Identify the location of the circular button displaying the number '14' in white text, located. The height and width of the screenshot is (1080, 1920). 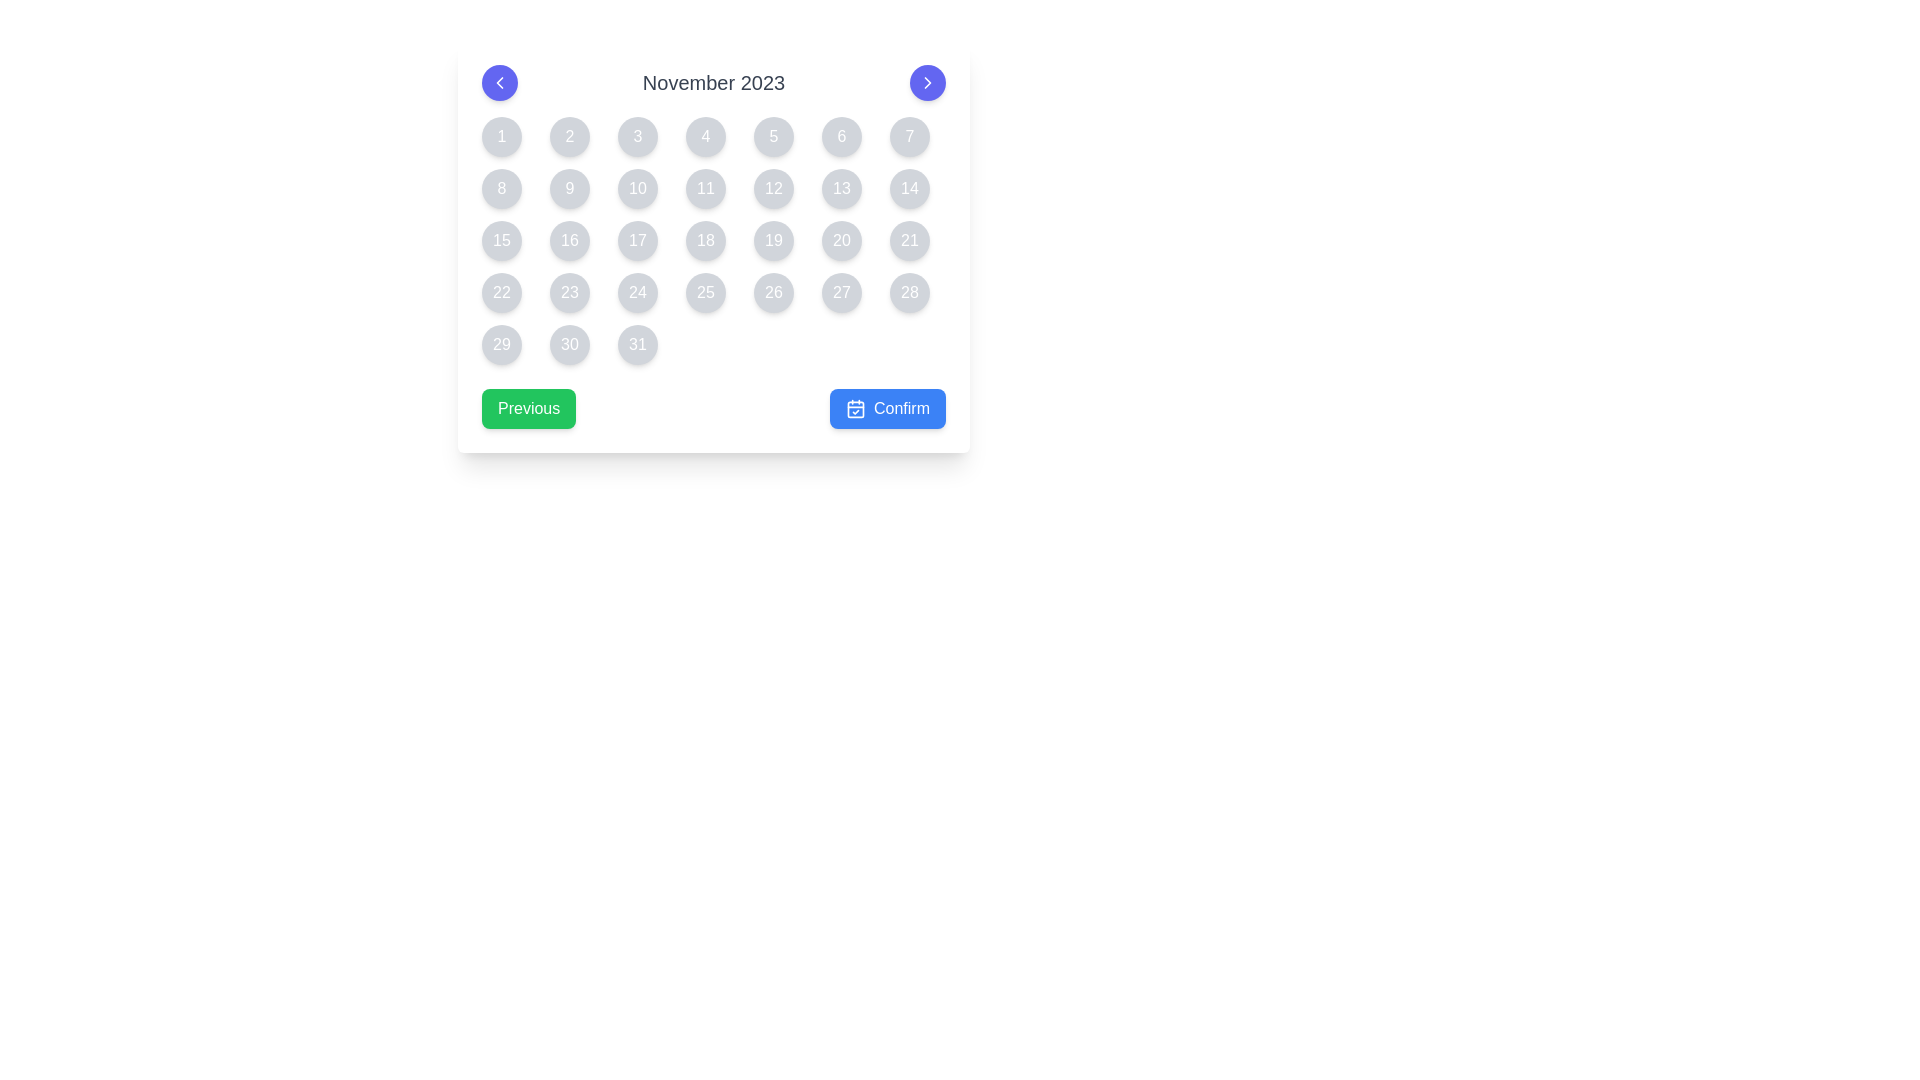
(909, 189).